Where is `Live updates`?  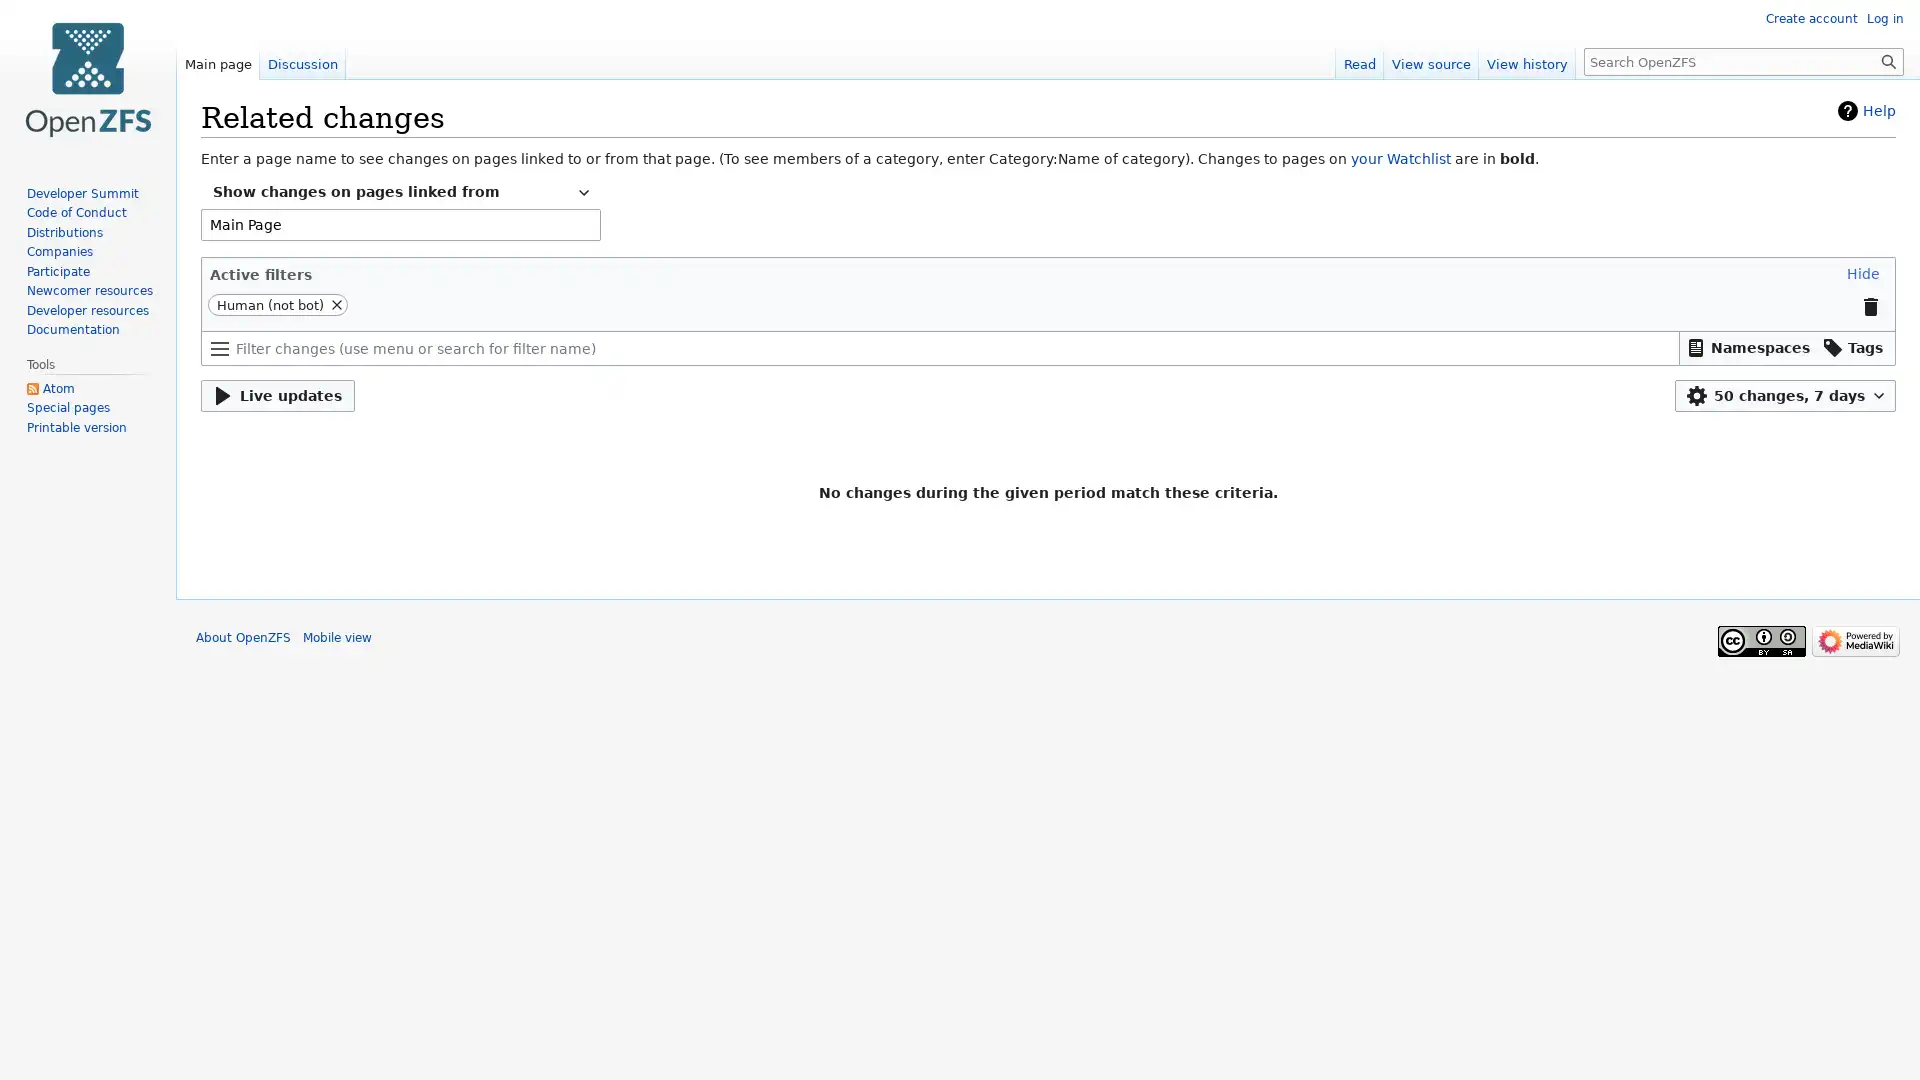
Live updates is located at coordinates (277, 396).